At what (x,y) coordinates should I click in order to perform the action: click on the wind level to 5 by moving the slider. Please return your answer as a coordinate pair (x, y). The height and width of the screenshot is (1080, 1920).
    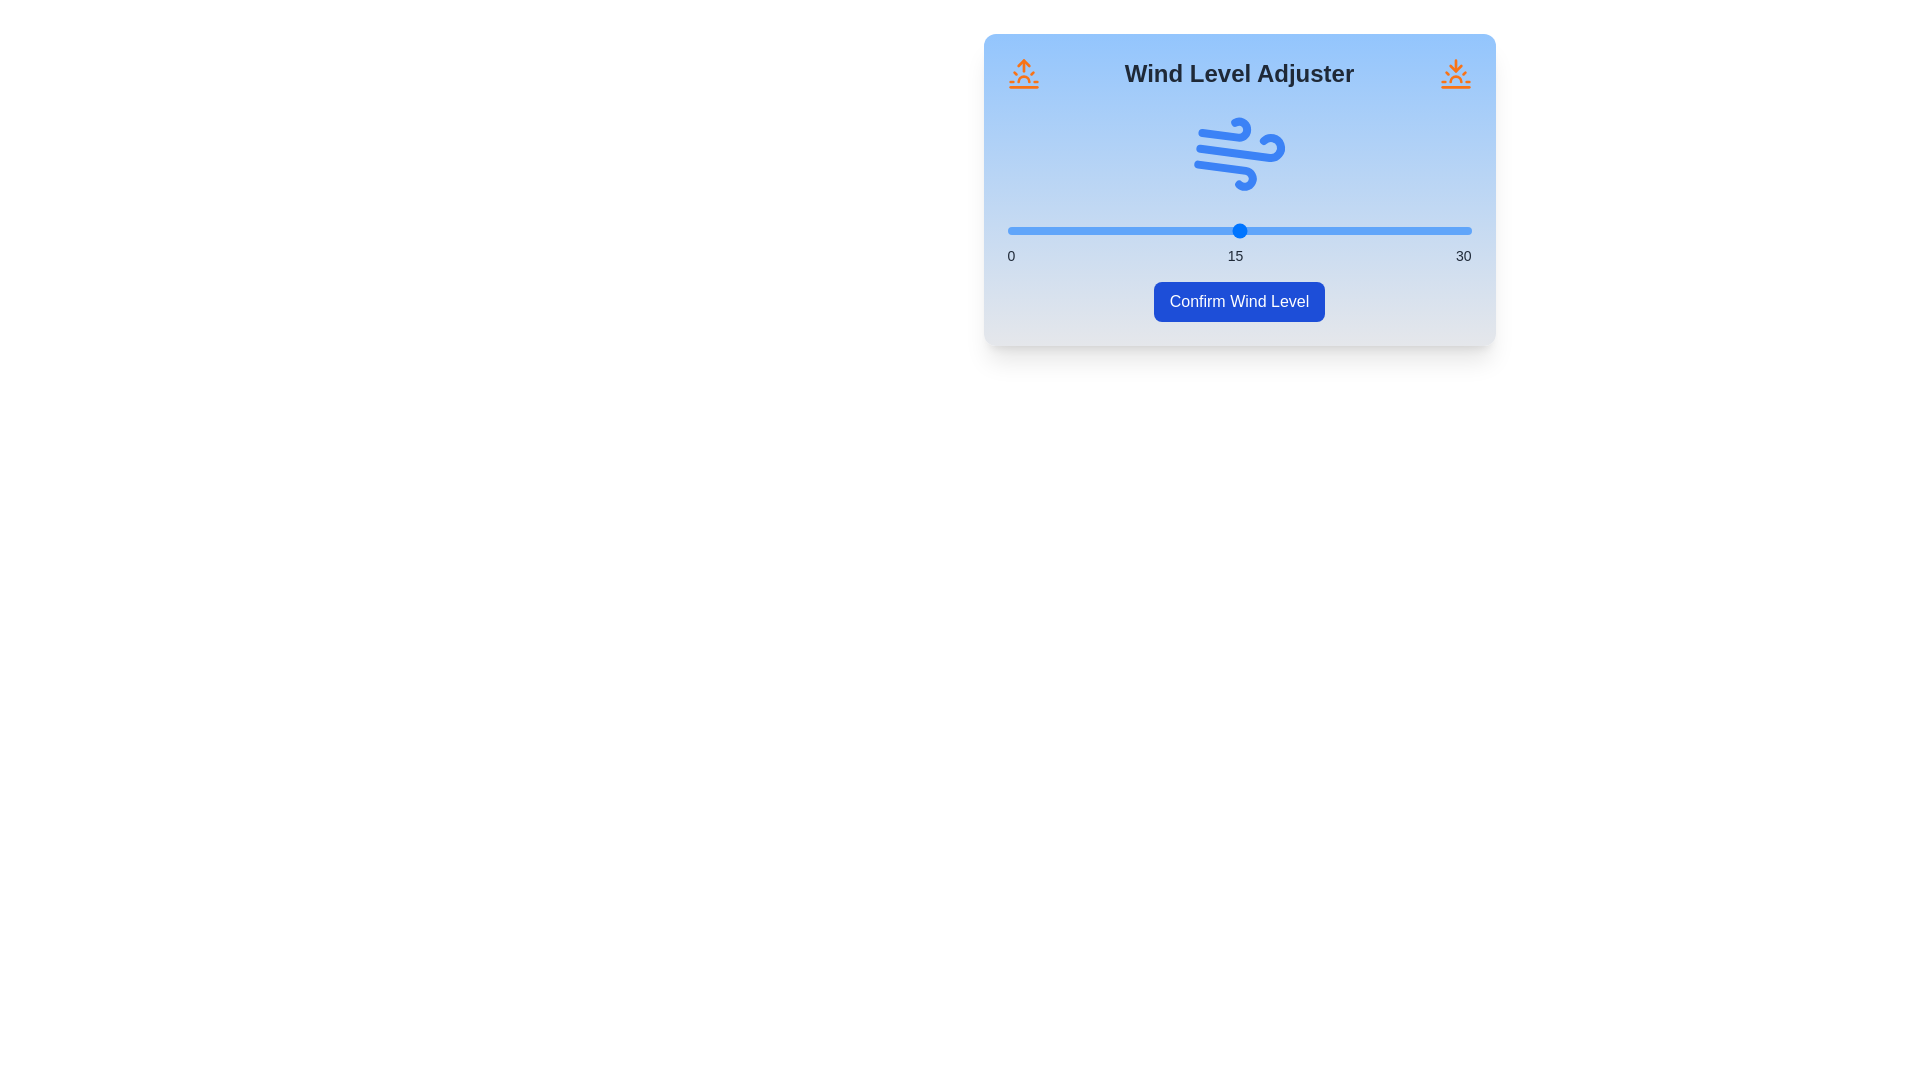
    Looking at the image, I should click on (1083, 230).